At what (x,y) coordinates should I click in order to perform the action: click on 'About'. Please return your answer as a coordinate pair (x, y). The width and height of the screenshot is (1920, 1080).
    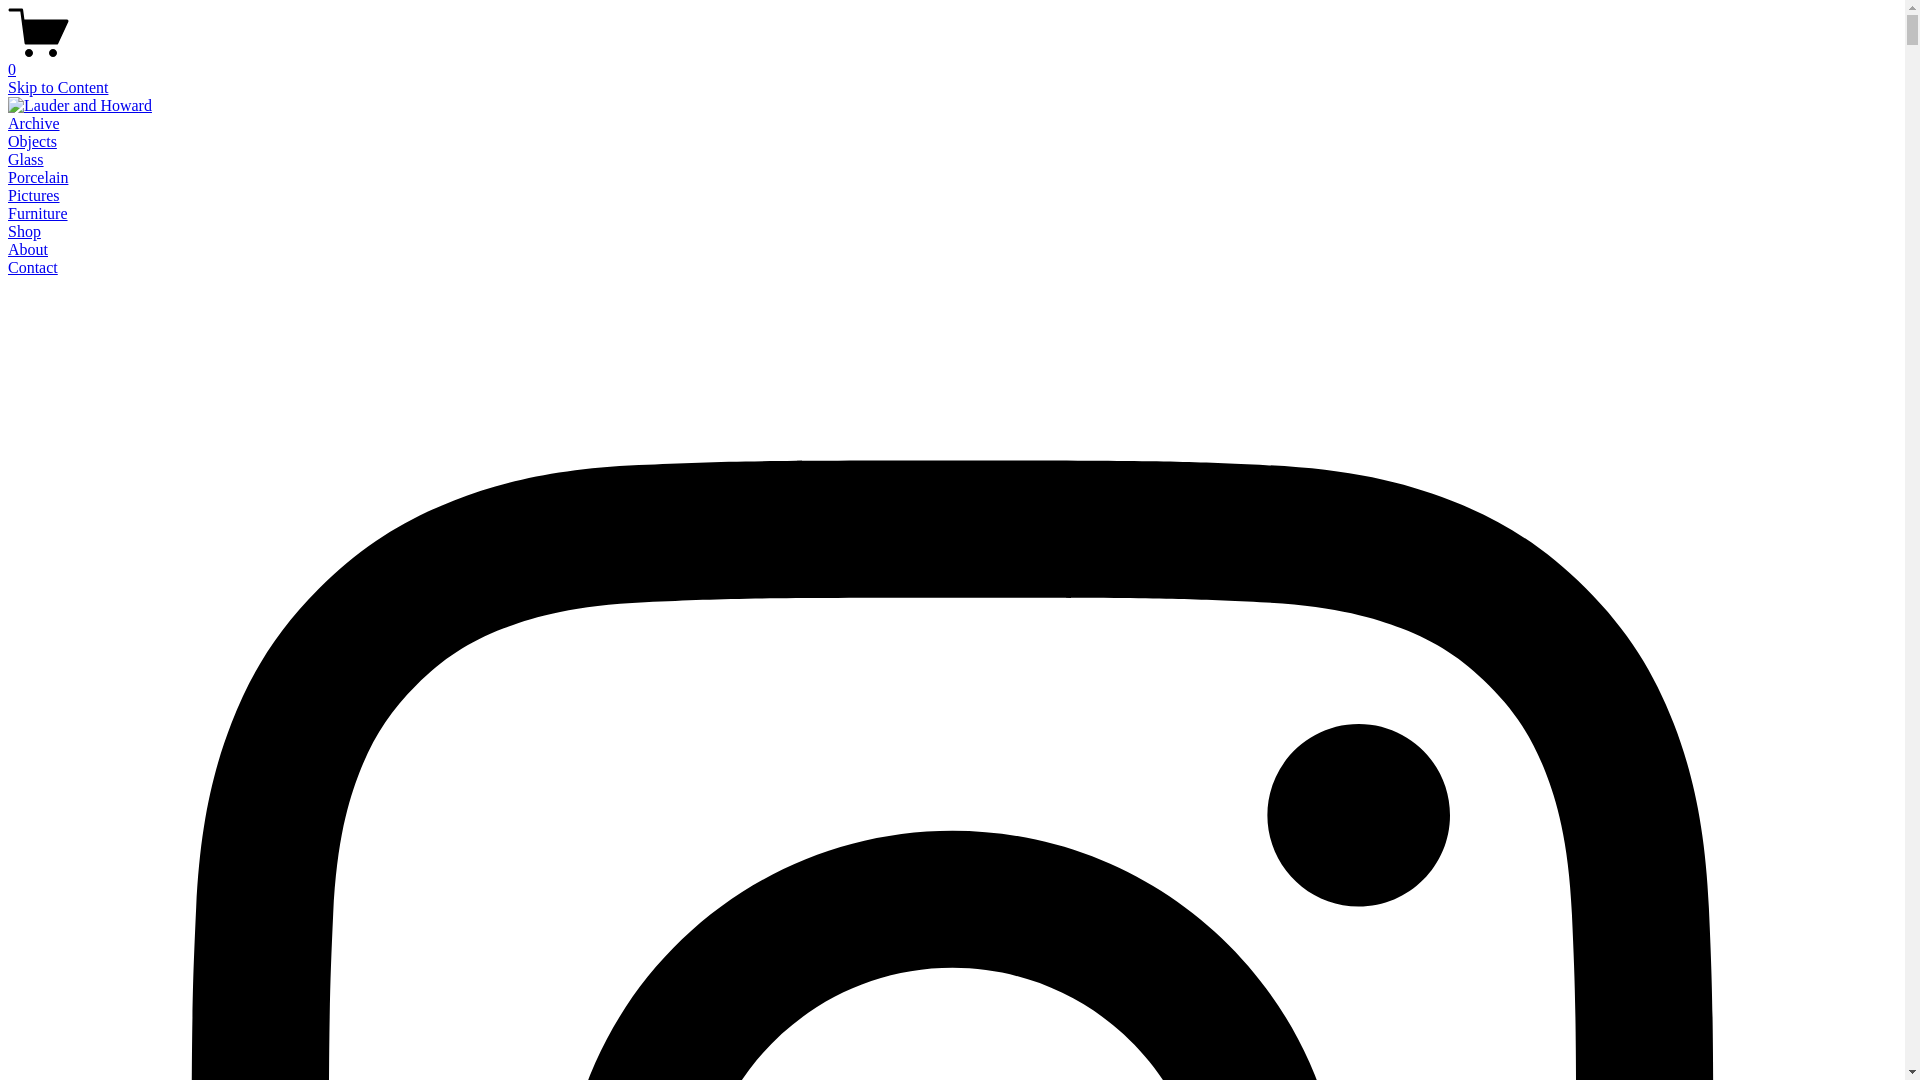
    Looking at the image, I should click on (28, 248).